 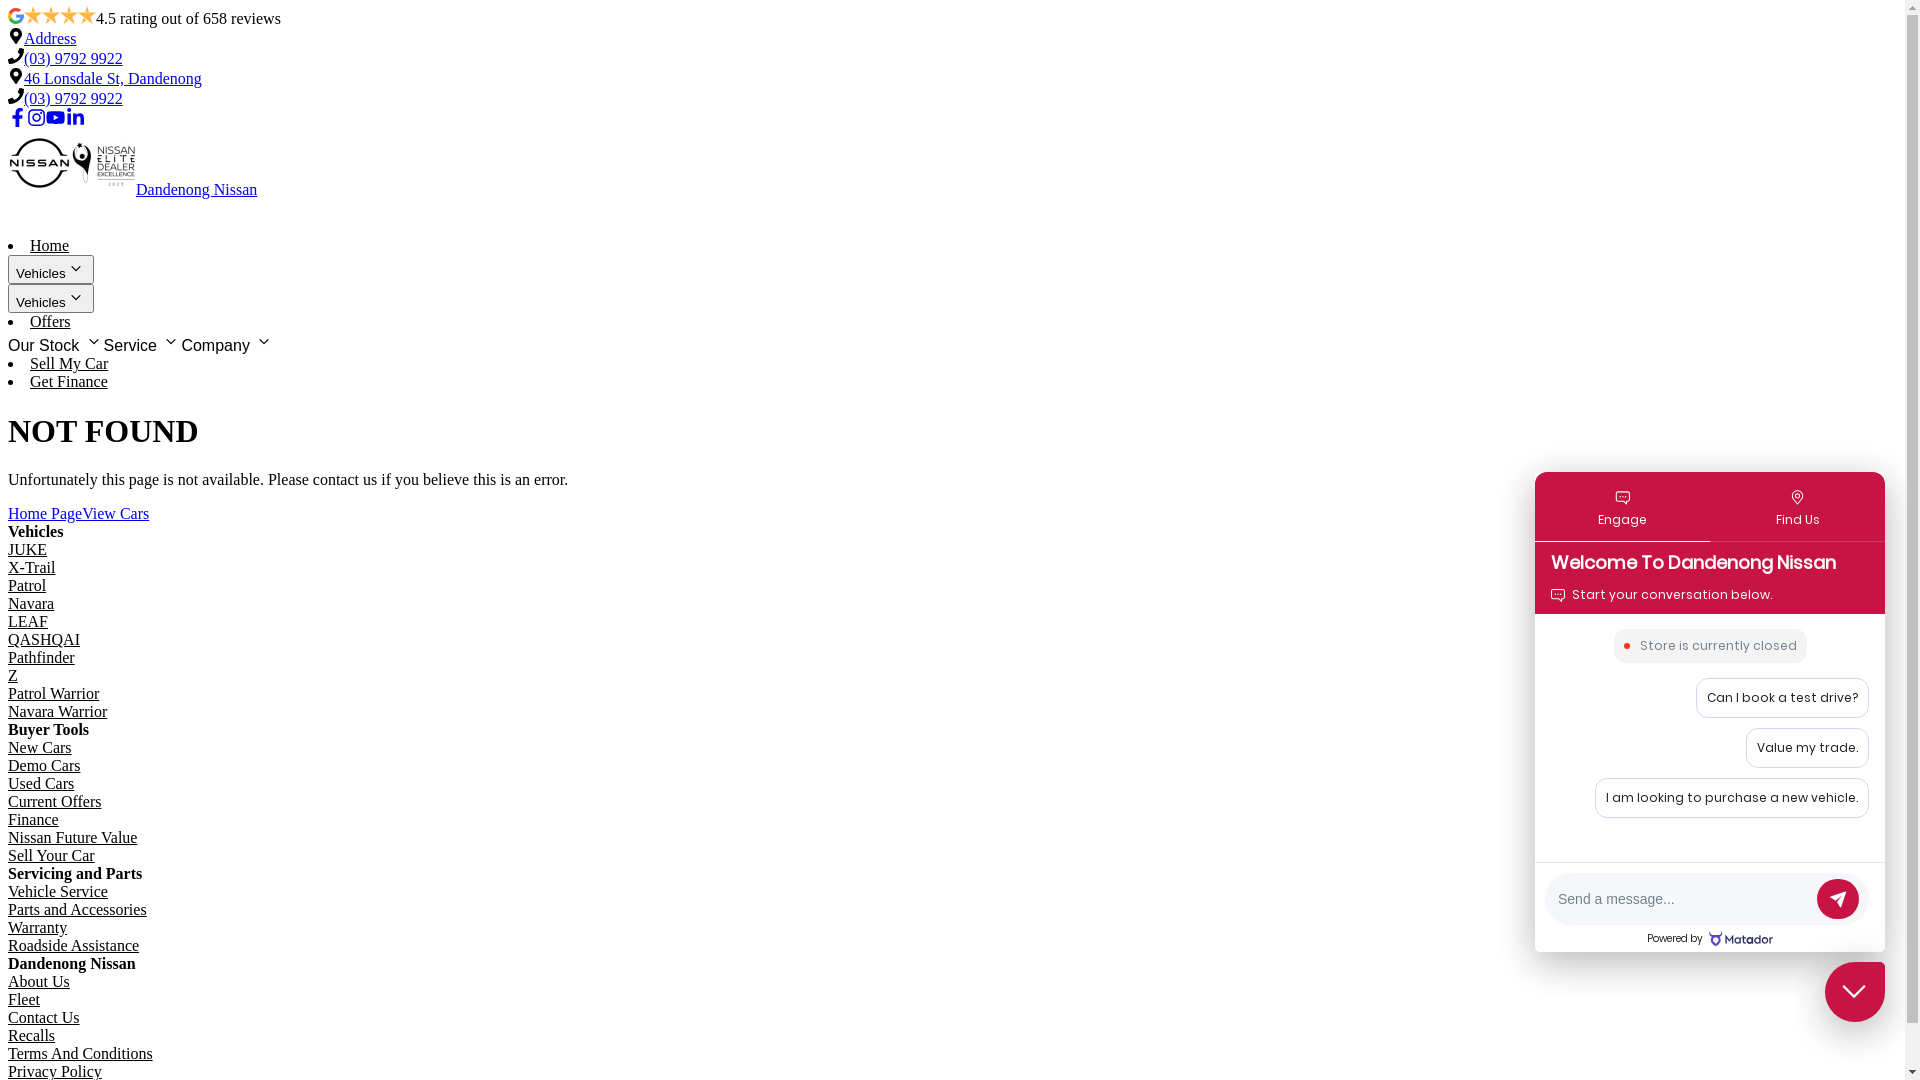 I want to click on 'Home Page', so click(x=44, y=512).